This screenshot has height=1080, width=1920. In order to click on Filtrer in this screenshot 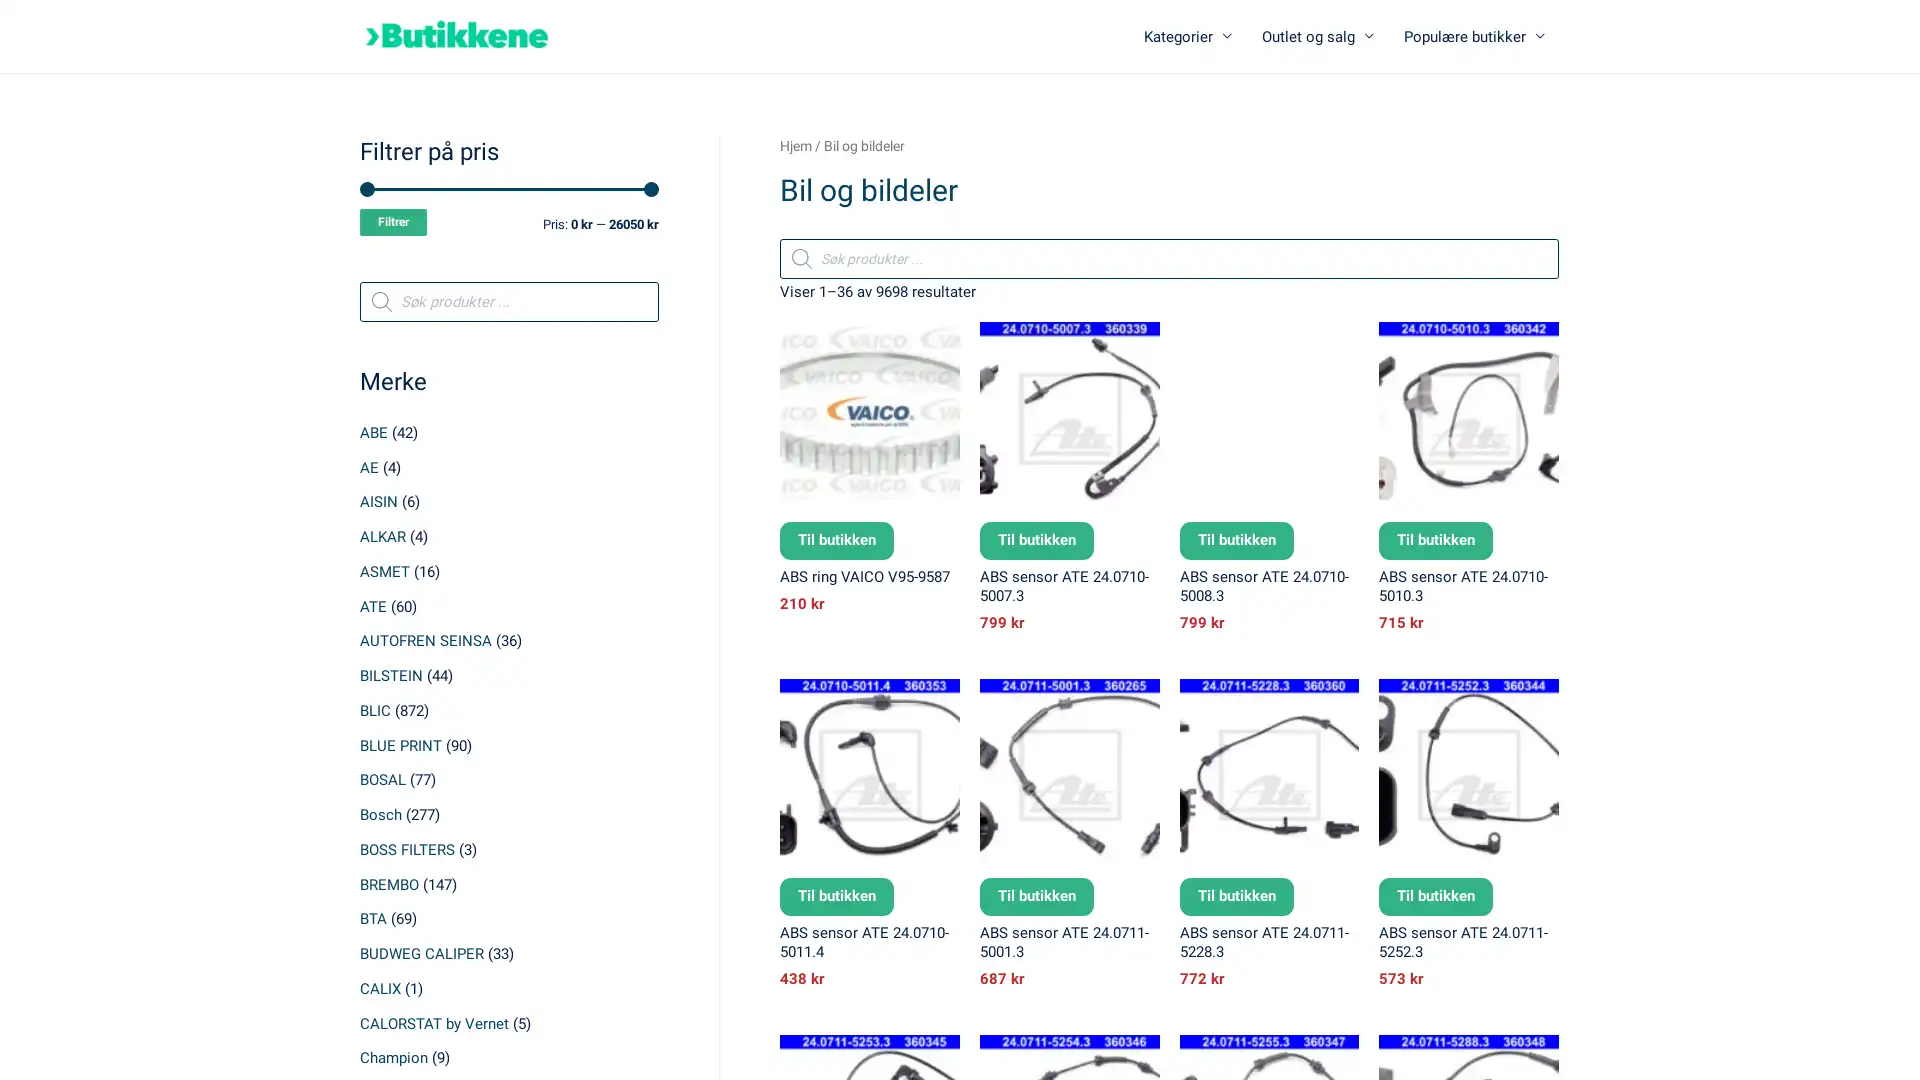, I will do `click(393, 222)`.